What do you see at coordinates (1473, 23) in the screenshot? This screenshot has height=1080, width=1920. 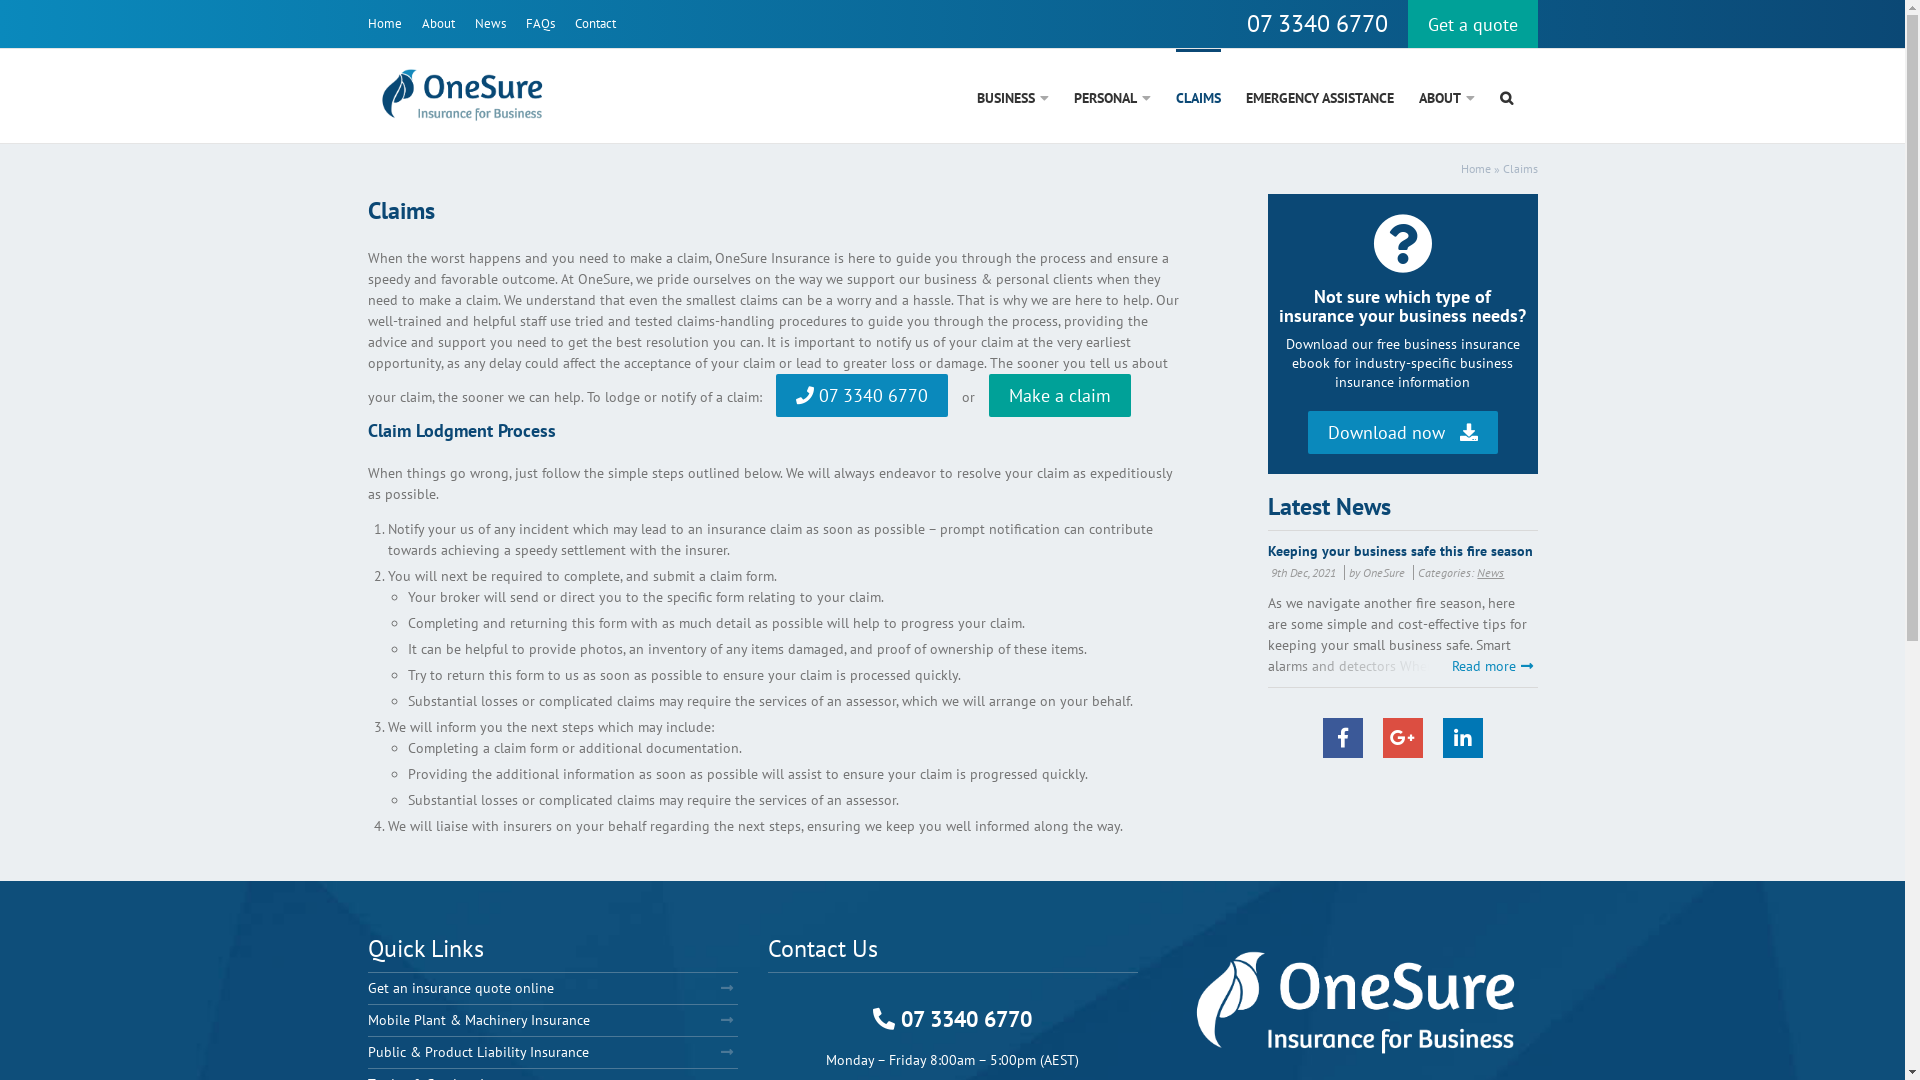 I see `'Get a quote'` at bounding box center [1473, 23].